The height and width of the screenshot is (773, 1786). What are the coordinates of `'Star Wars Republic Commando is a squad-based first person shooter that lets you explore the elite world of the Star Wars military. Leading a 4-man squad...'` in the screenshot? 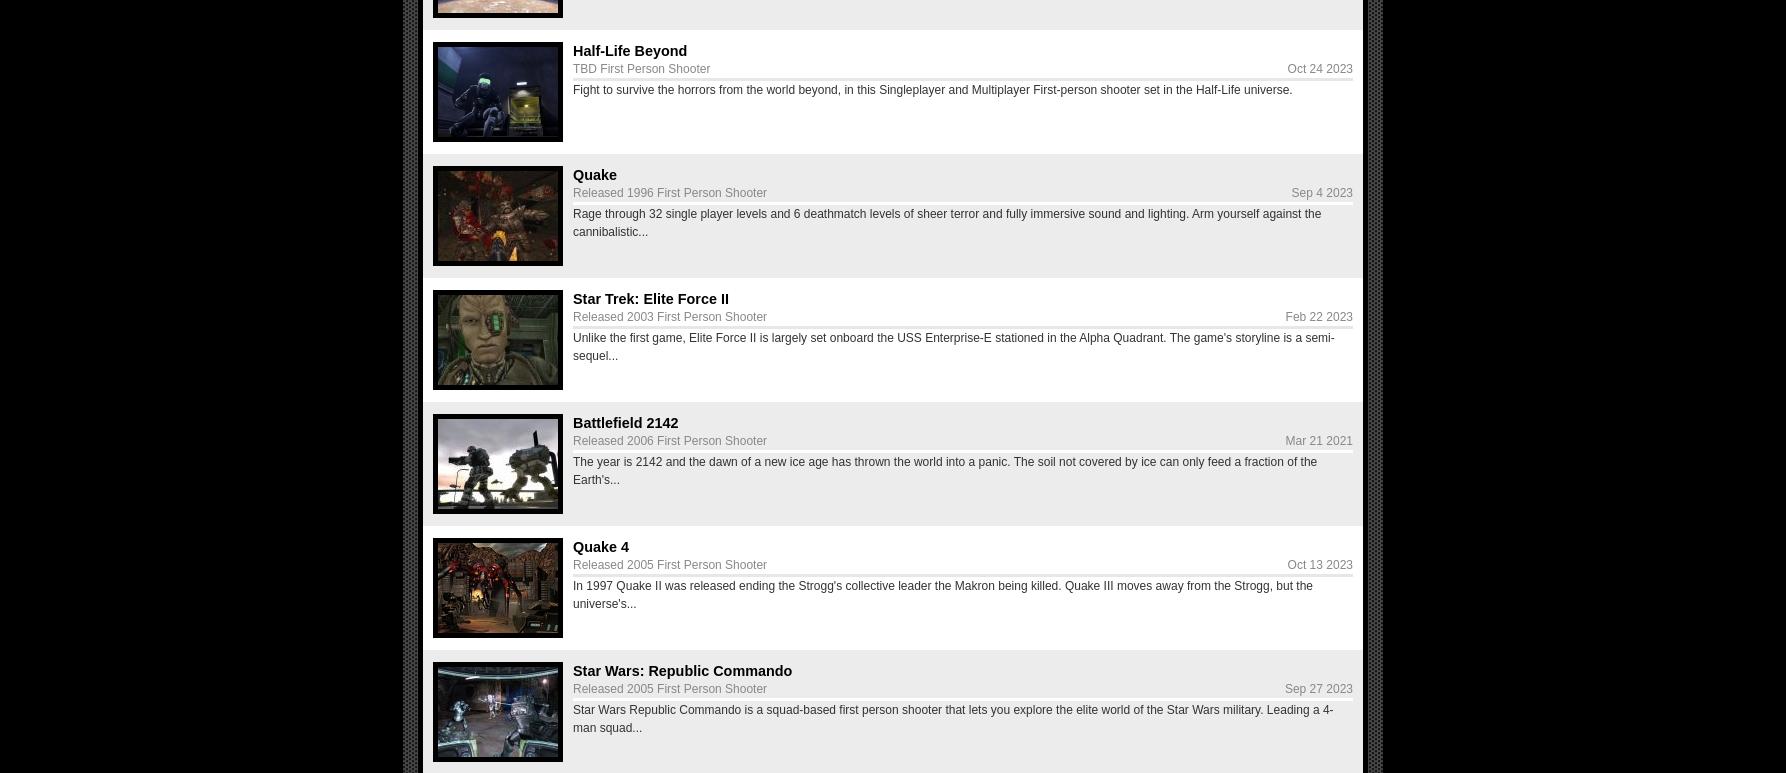 It's located at (571, 718).